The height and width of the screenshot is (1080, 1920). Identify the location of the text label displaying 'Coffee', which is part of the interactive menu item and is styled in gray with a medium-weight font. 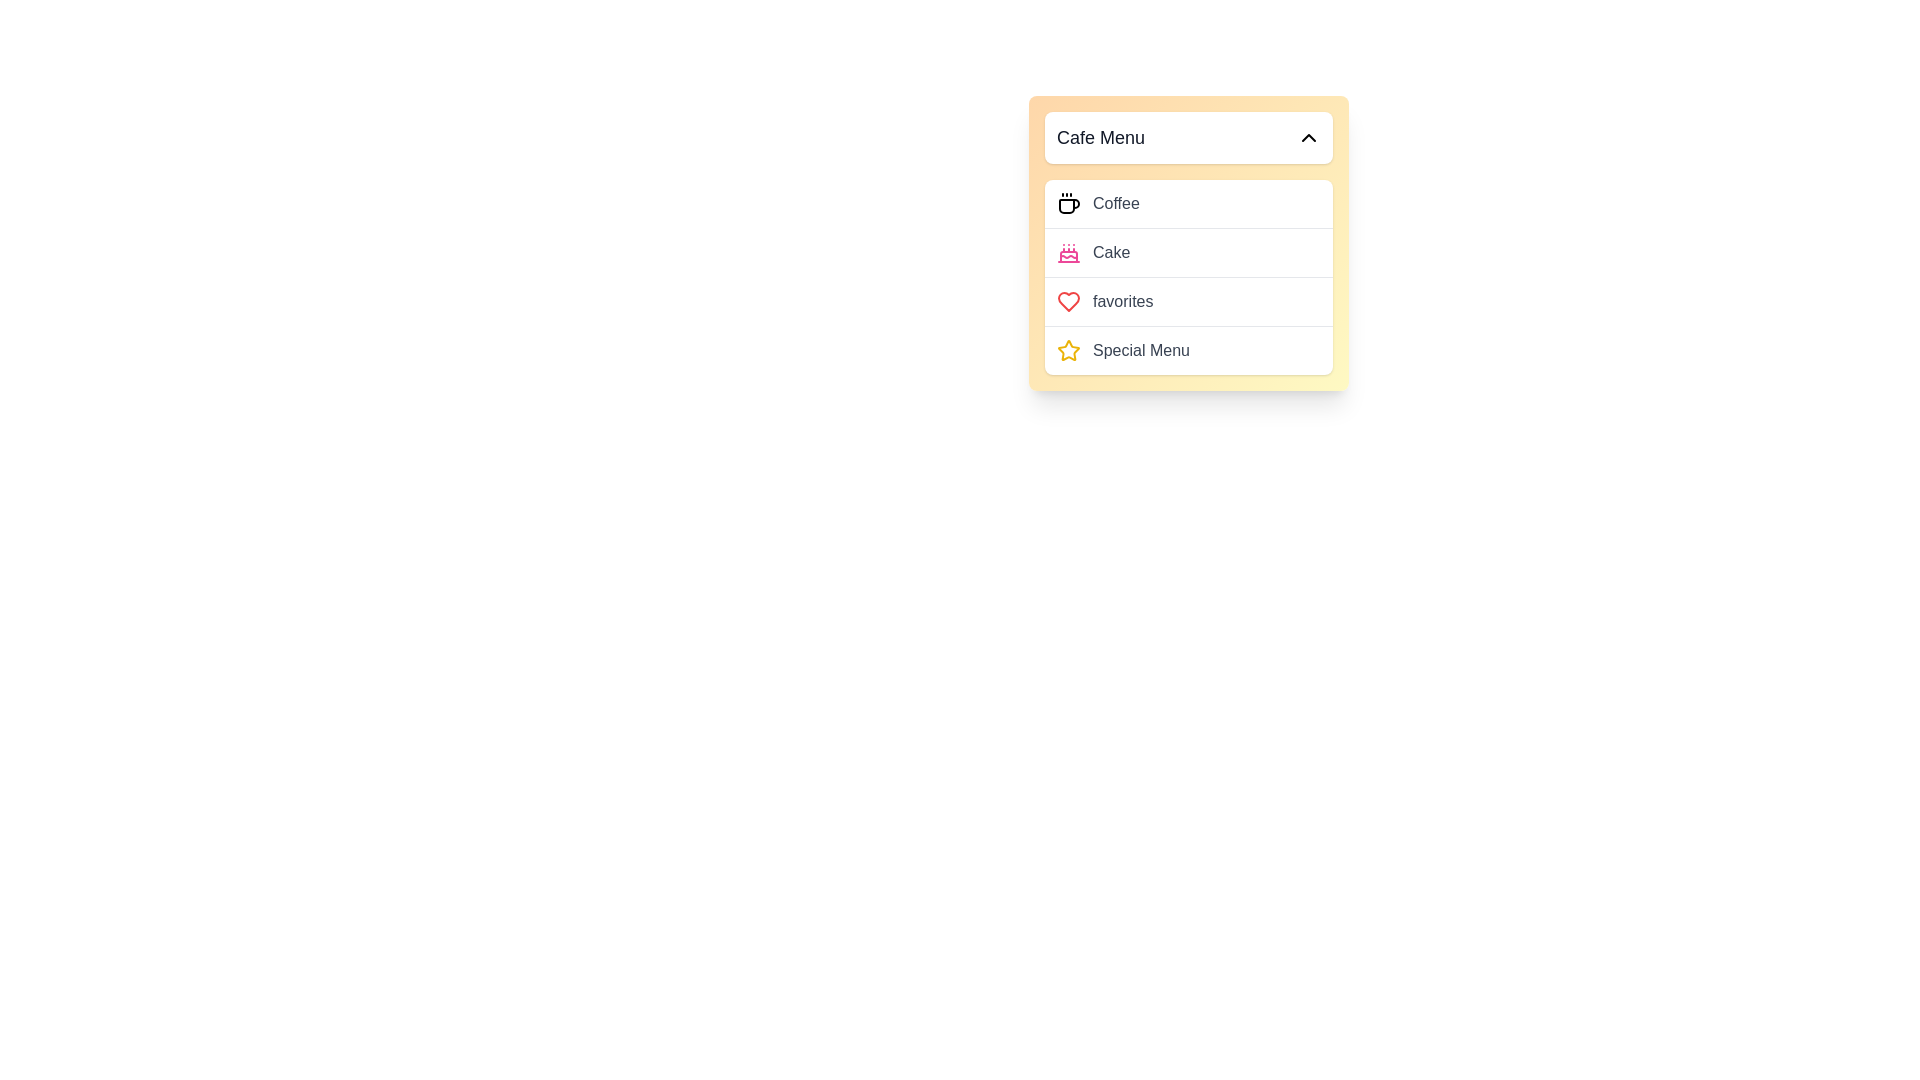
(1115, 204).